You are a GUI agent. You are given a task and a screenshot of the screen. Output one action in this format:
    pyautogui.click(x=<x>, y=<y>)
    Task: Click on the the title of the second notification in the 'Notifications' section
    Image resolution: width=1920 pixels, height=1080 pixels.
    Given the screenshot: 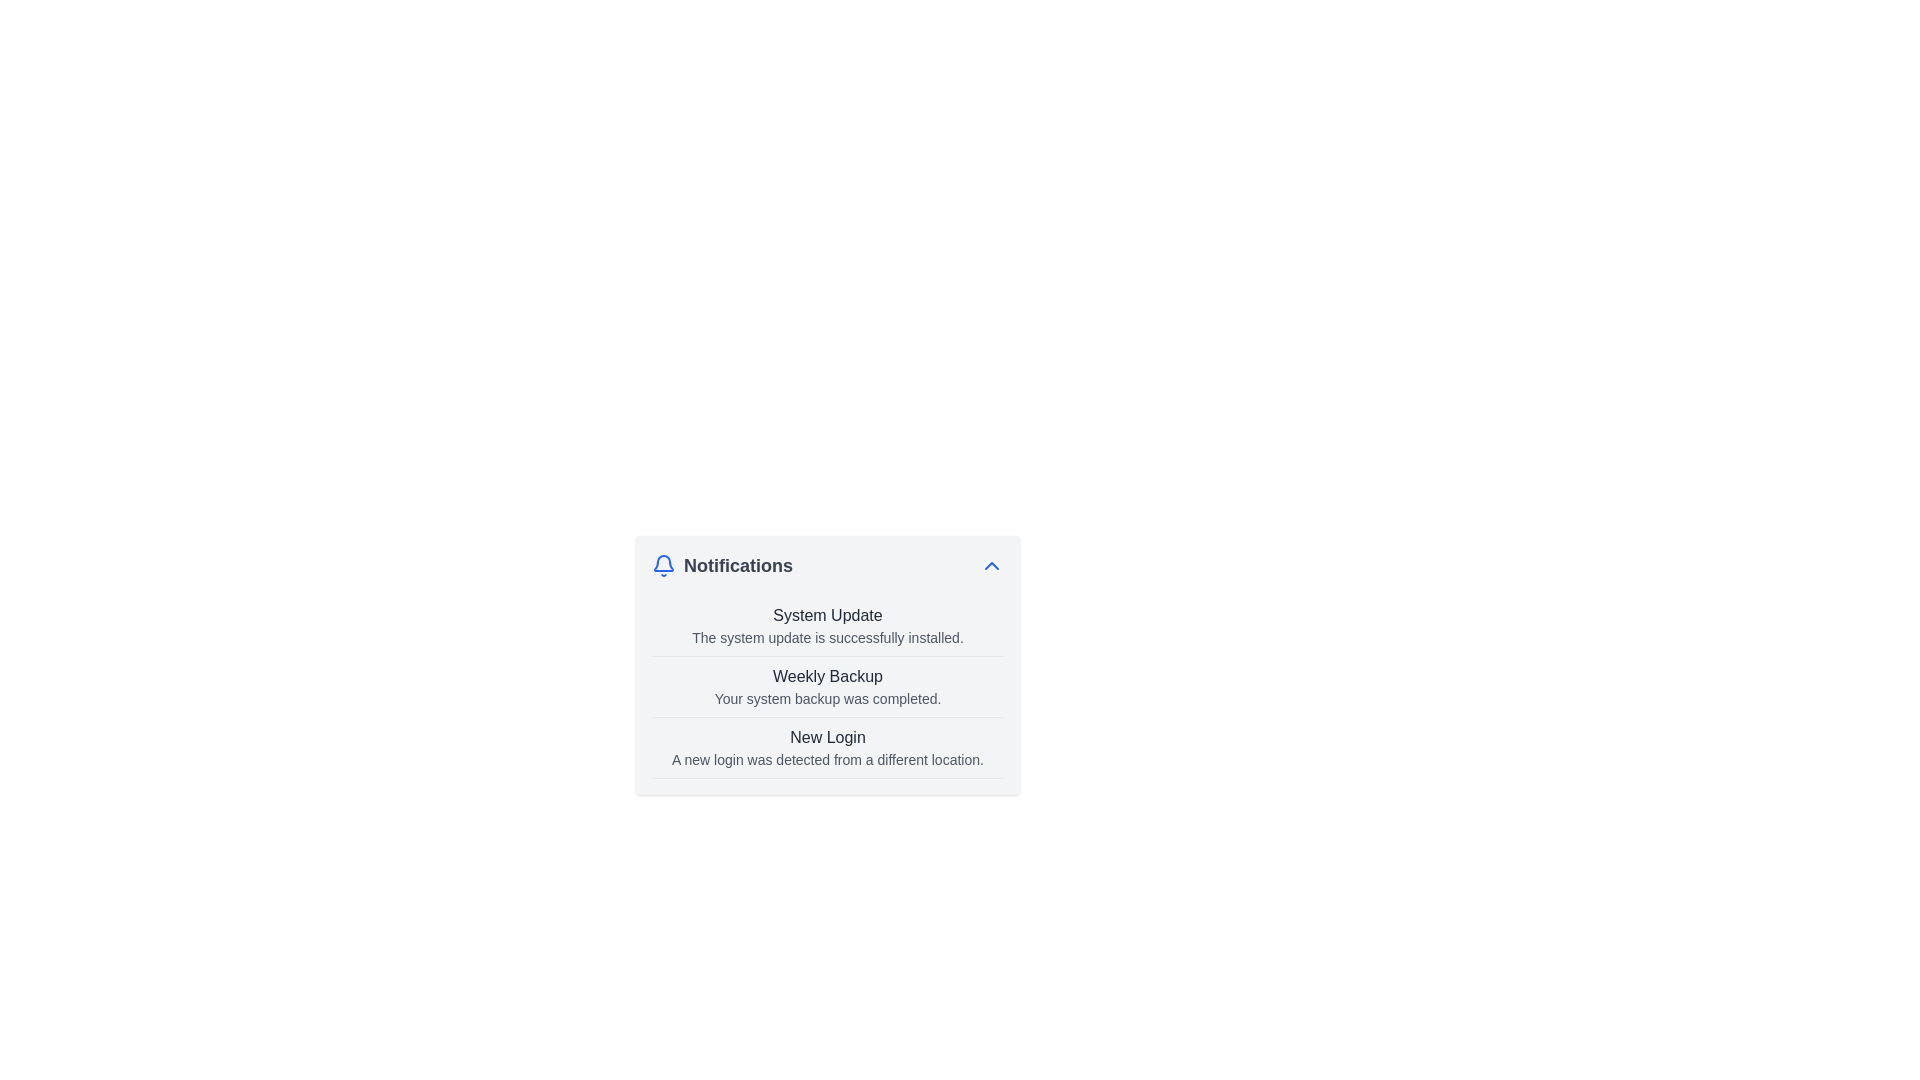 What is the action you would take?
    pyautogui.click(x=828, y=686)
    